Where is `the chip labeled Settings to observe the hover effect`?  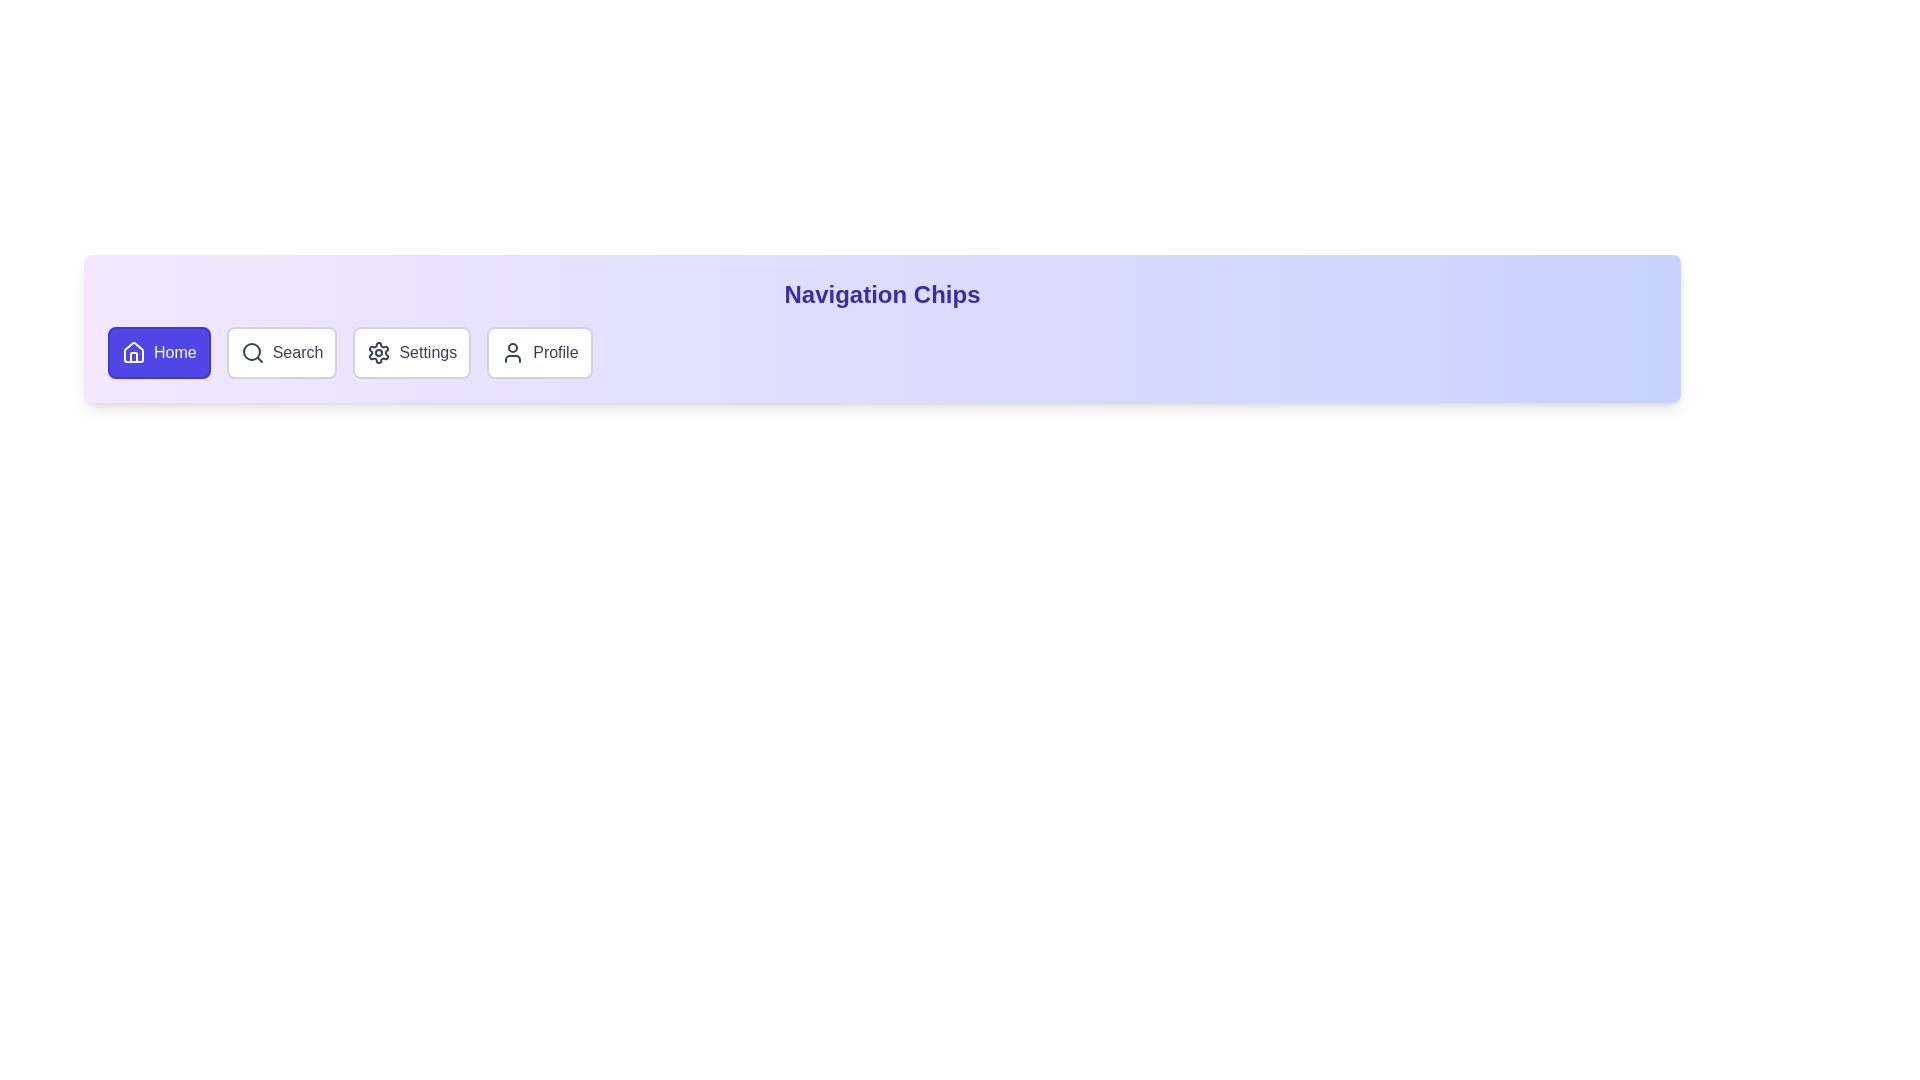
the chip labeled Settings to observe the hover effect is located at coordinates (411, 352).